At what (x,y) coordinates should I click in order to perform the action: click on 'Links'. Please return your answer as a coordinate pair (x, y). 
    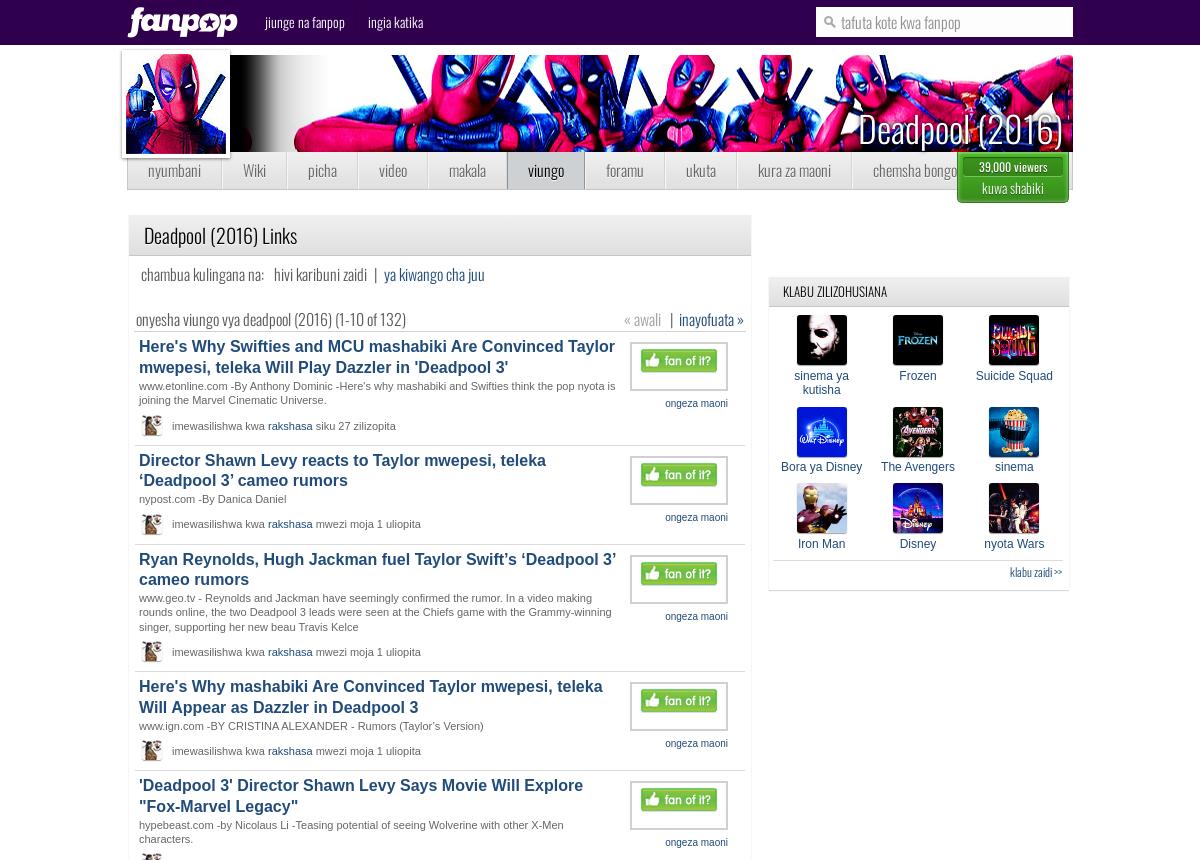
    Looking at the image, I should click on (260, 234).